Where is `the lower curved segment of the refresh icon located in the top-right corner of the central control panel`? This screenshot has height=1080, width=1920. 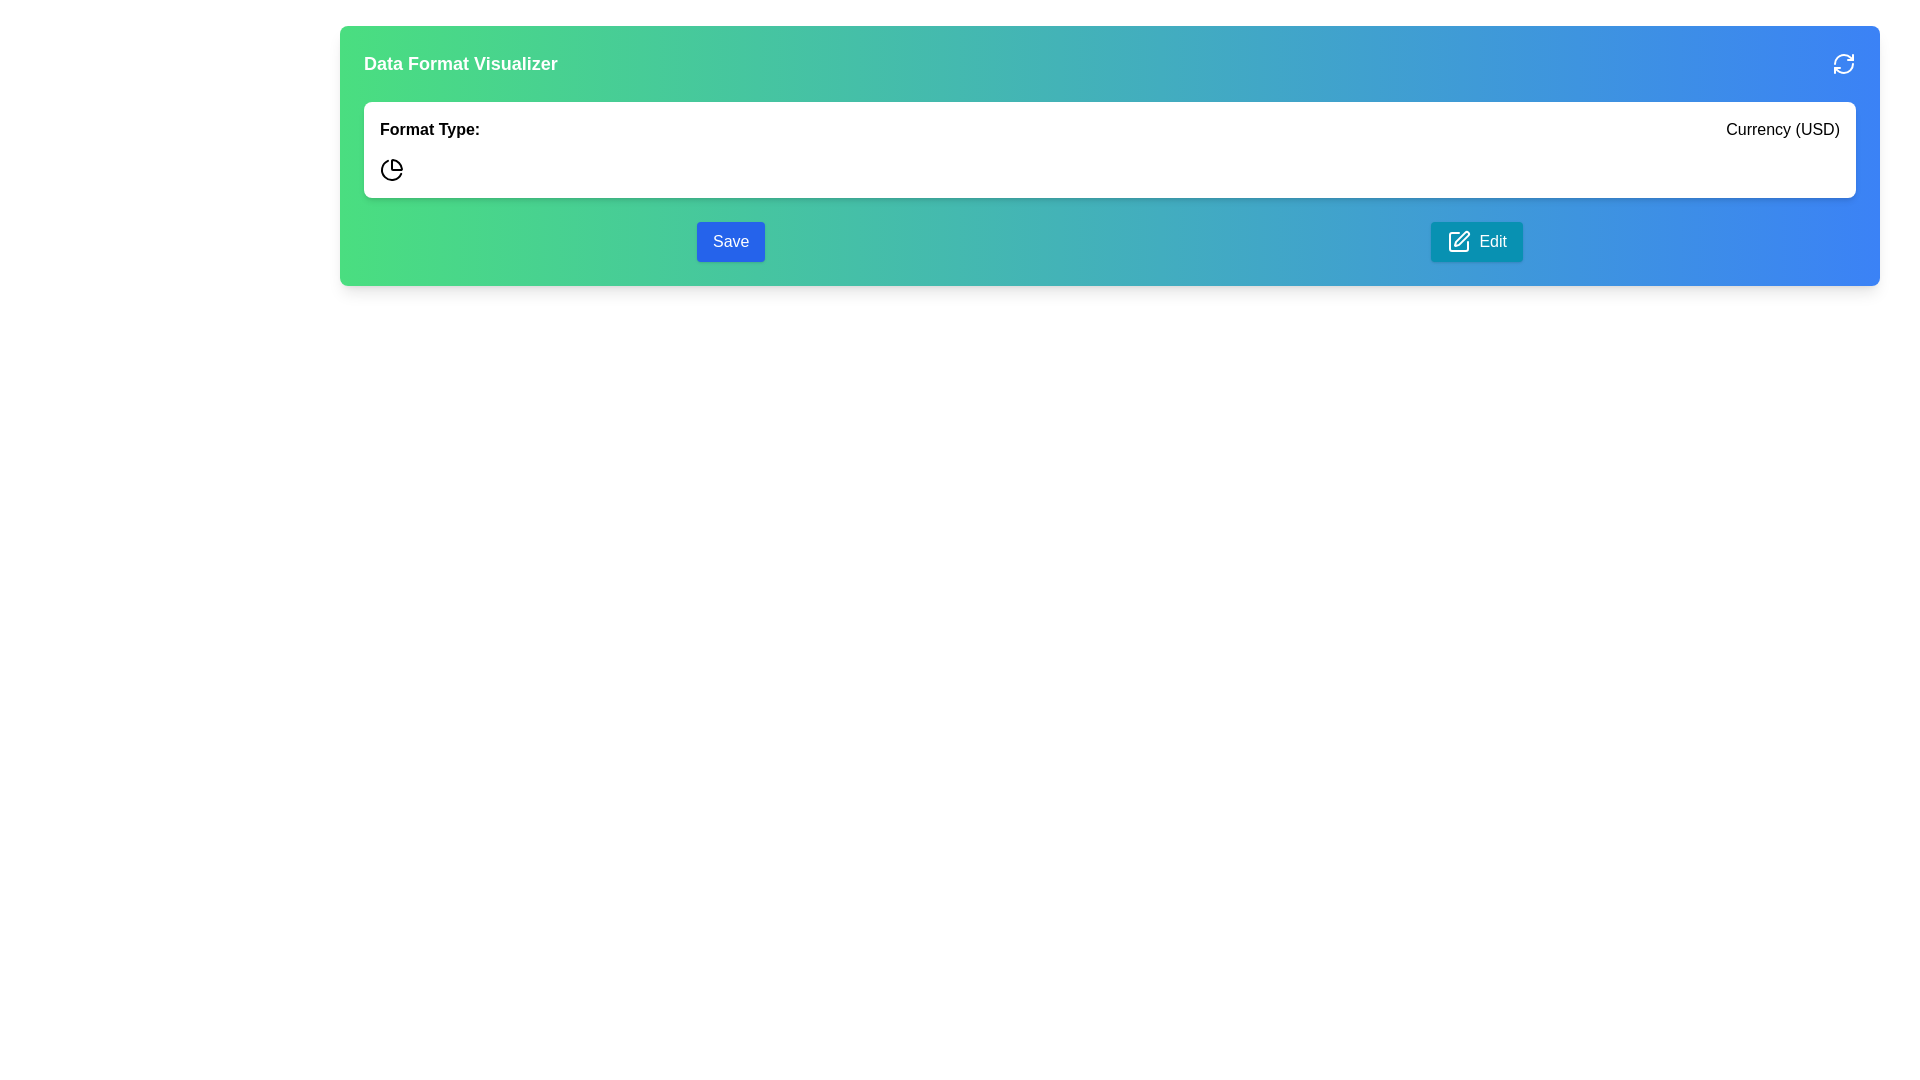 the lower curved segment of the refresh icon located in the top-right corner of the central control panel is located at coordinates (1842, 67).